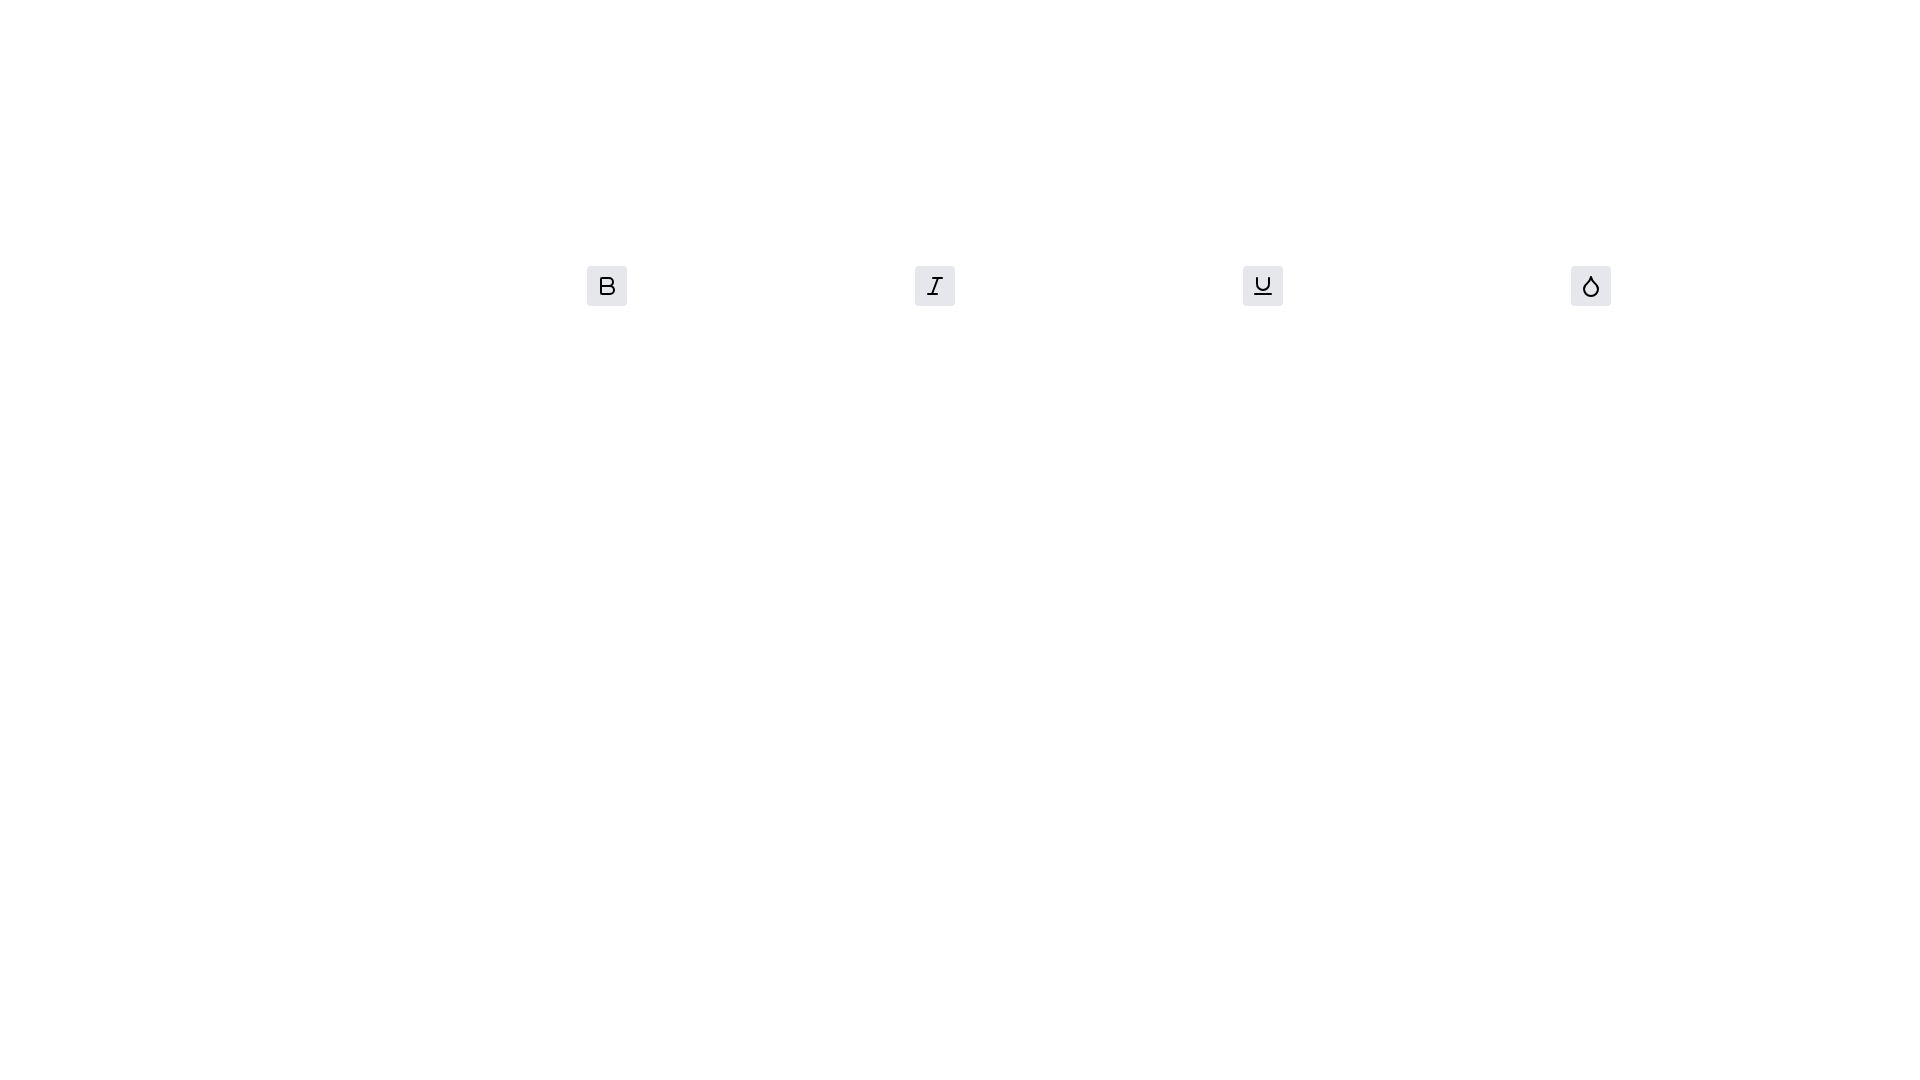 The width and height of the screenshot is (1920, 1080). I want to click on the stylized italic 'I' button located between the 'B' (bold) button and the 'U' (underline) button in the toolbar, so click(934, 285).